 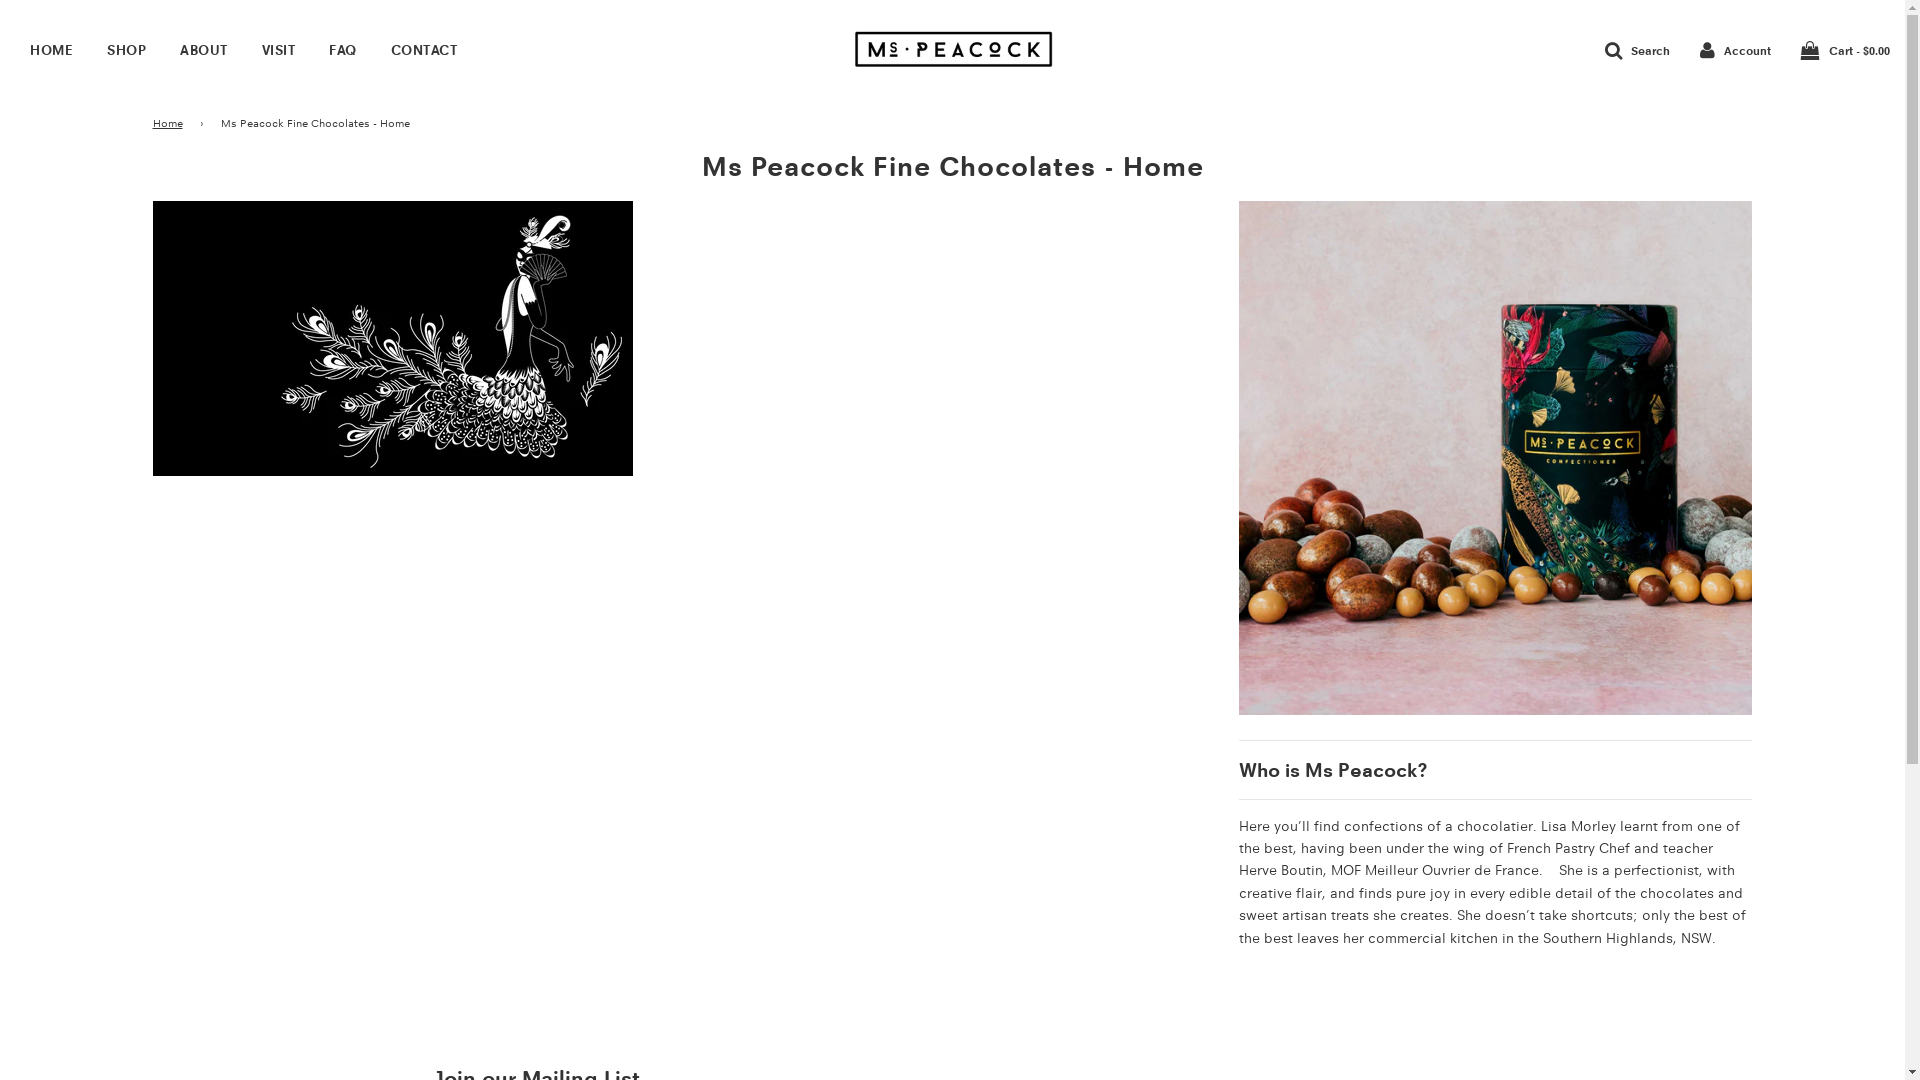 I want to click on 'Cart - $0.00', so click(x=1800, y=48).